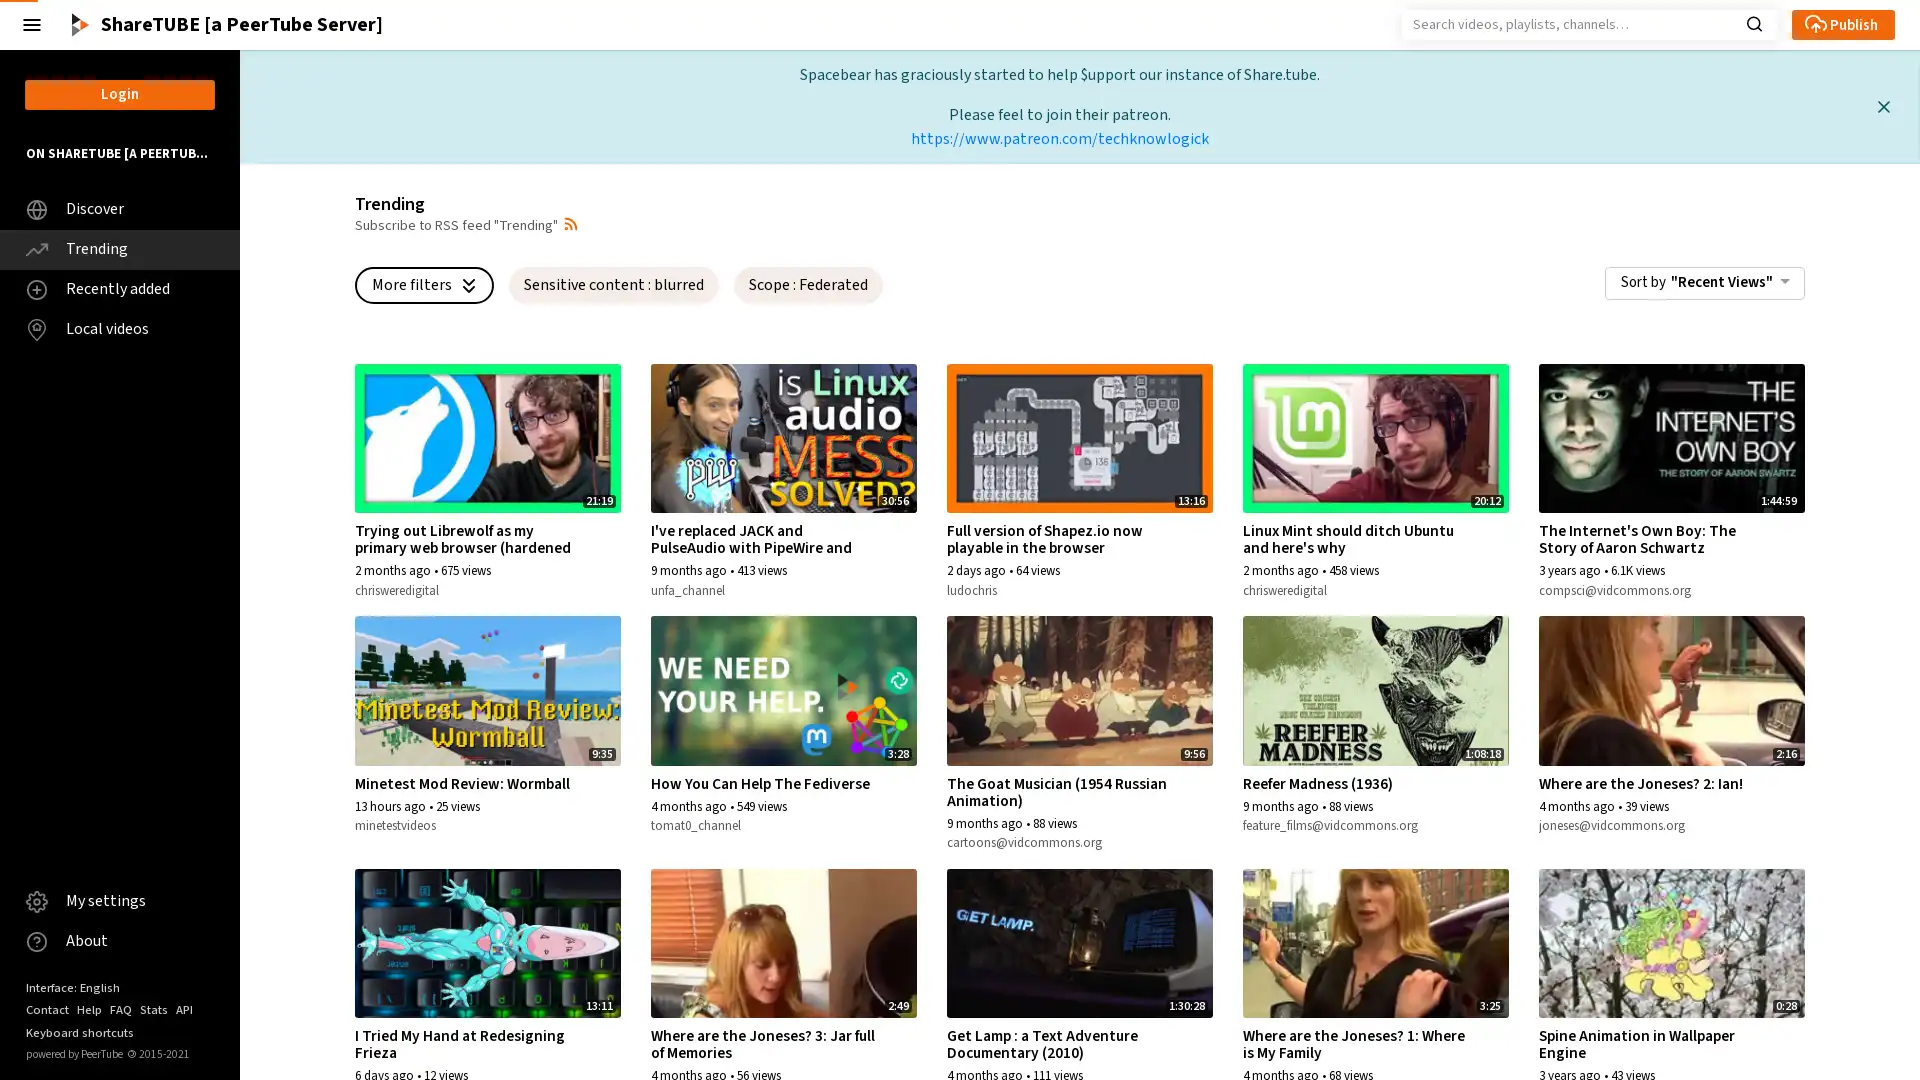  What do you see at coordinates (1753, 22) in the screenshot?
I see `Search` at bounding box center [1753, 22].